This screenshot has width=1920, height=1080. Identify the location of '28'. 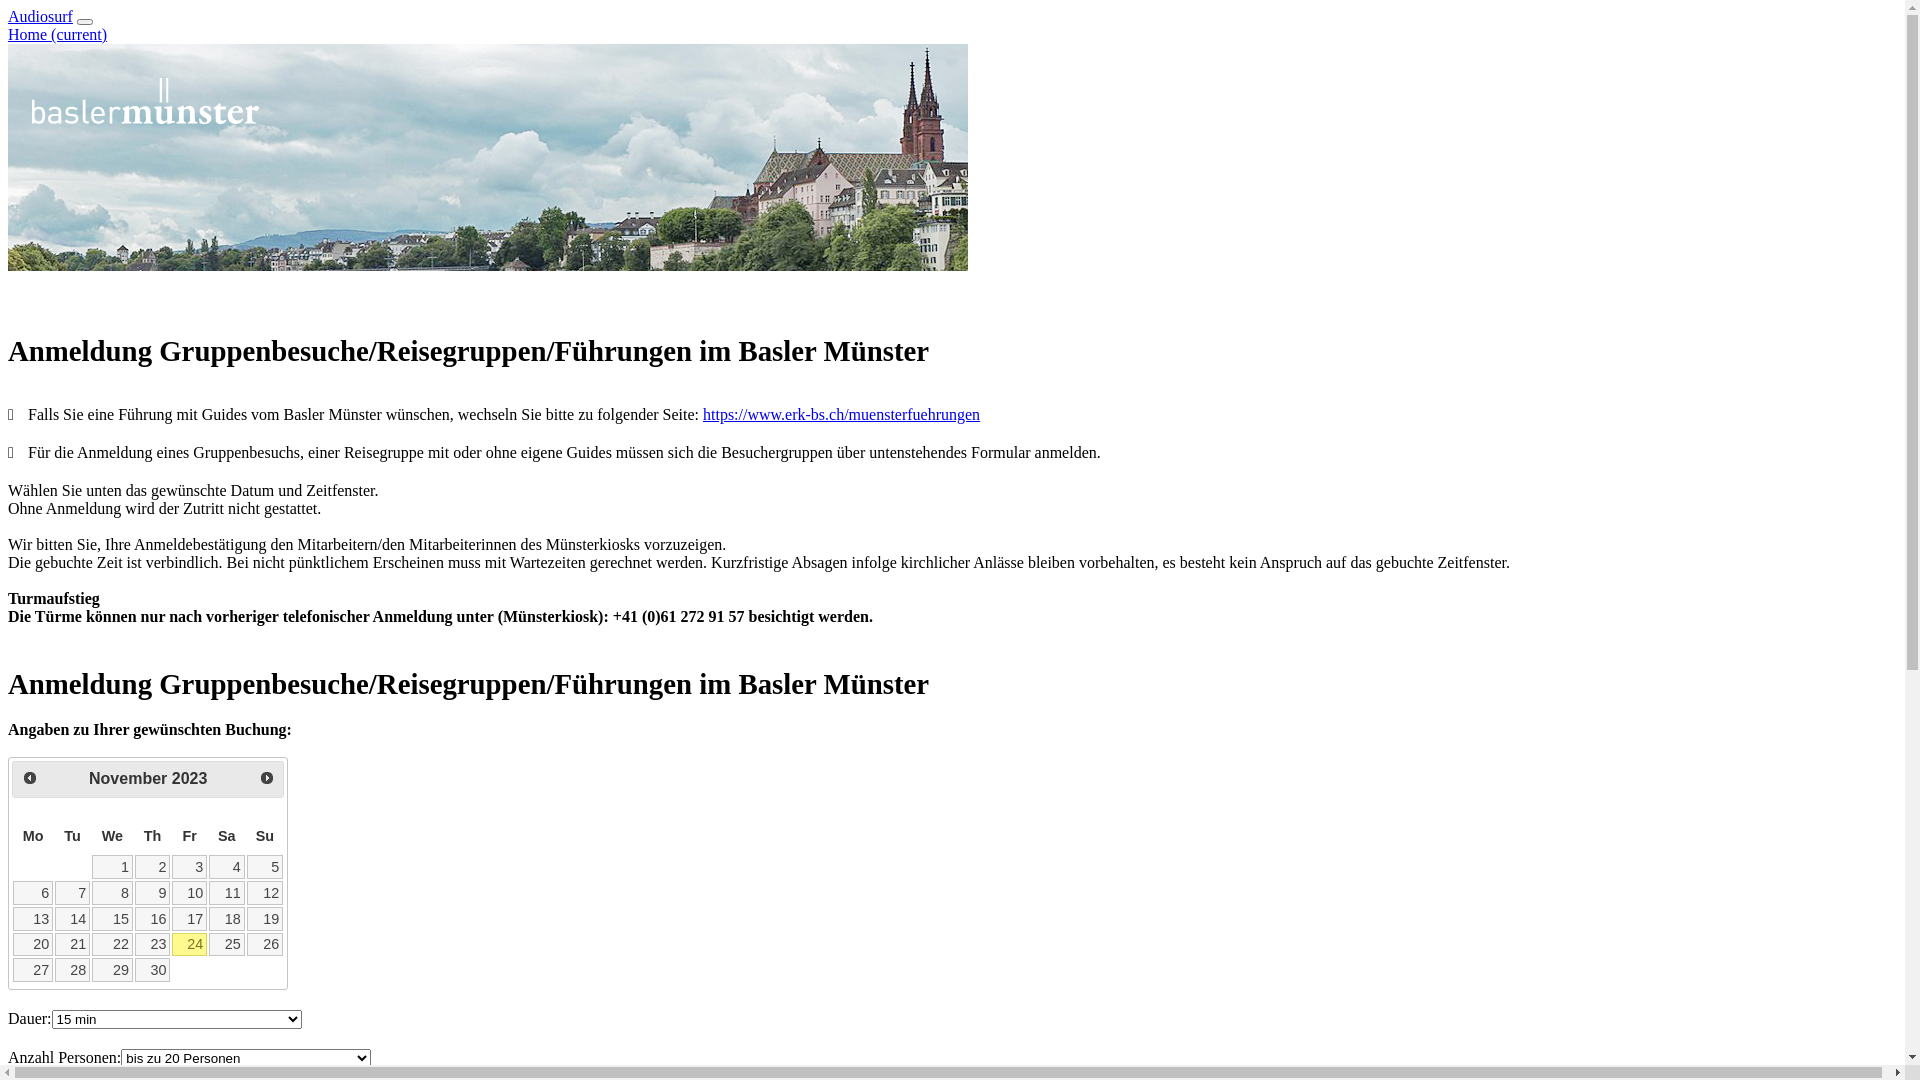
(54, 968).